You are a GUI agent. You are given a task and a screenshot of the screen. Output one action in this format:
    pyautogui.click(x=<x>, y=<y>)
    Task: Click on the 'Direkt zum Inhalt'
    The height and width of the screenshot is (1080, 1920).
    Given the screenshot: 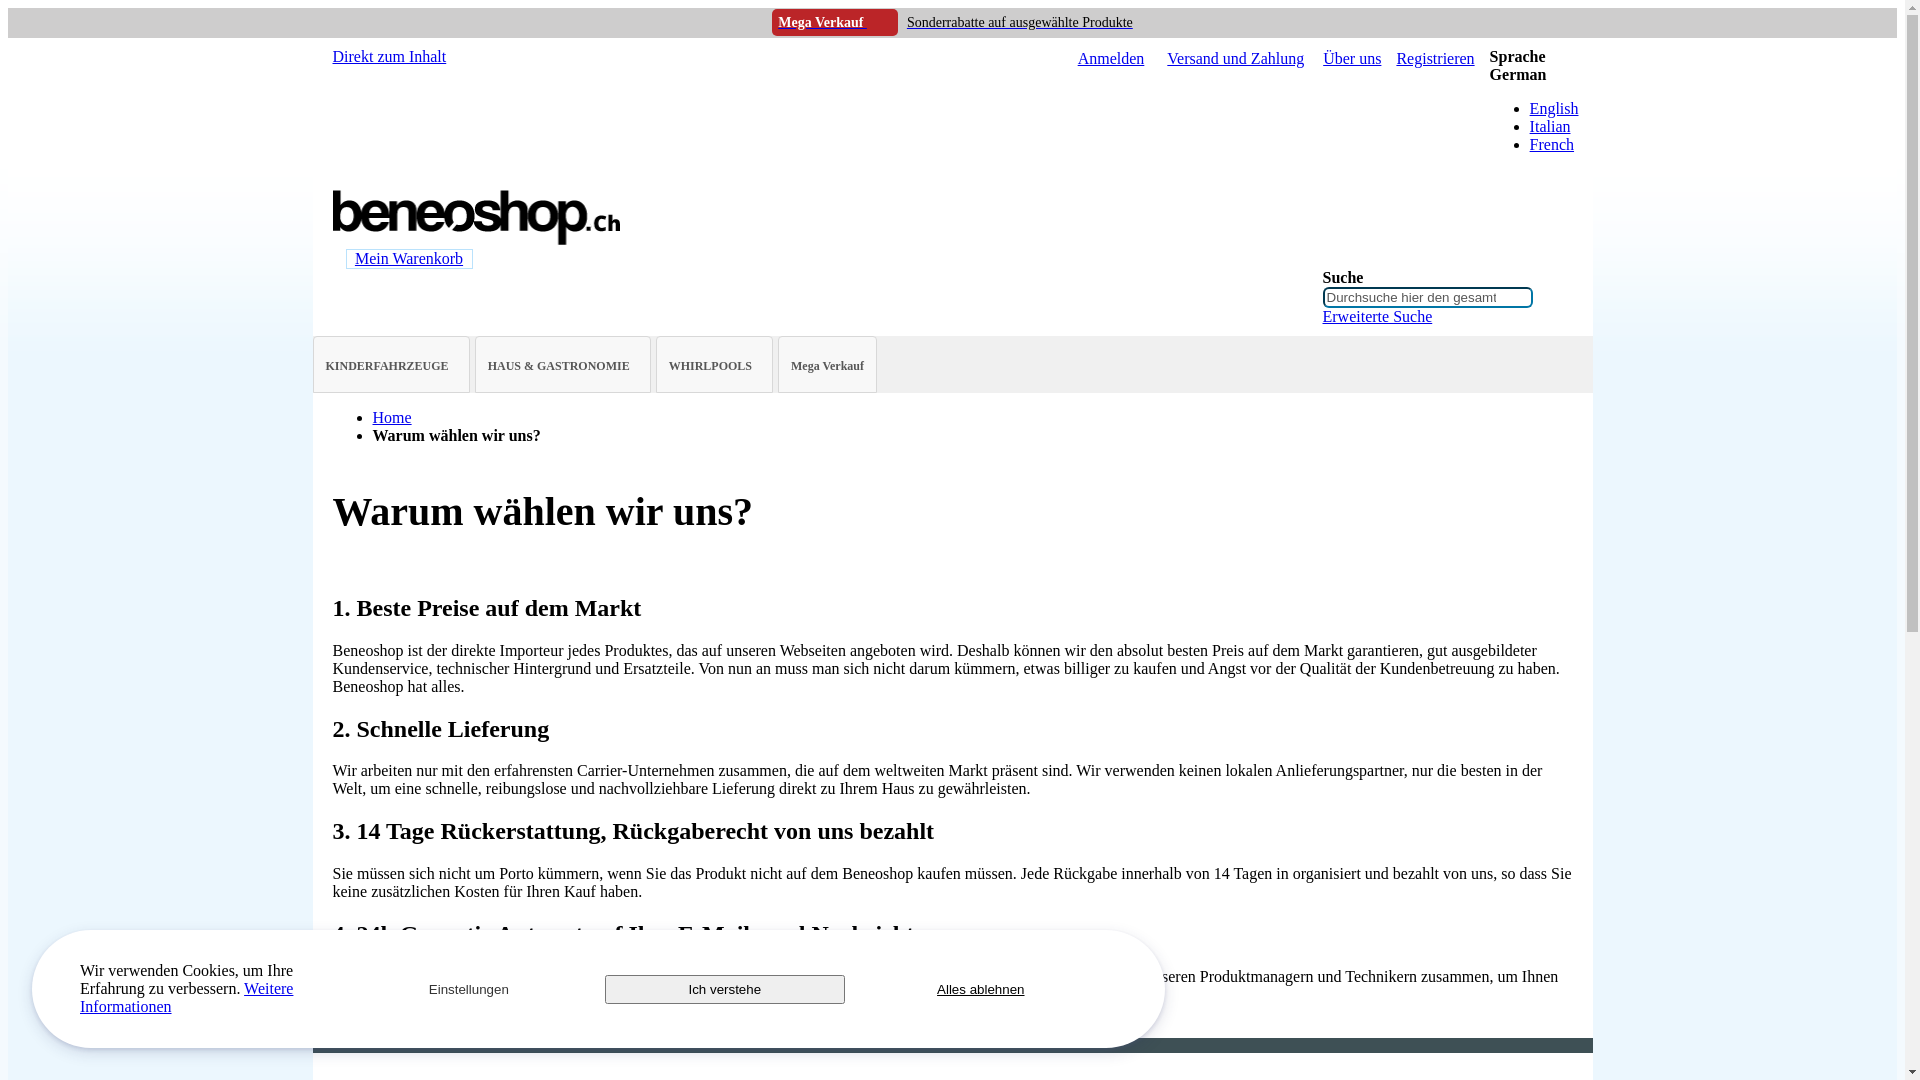 What is the action you would take?
    pyautogui.click(x=388, y=55)
    